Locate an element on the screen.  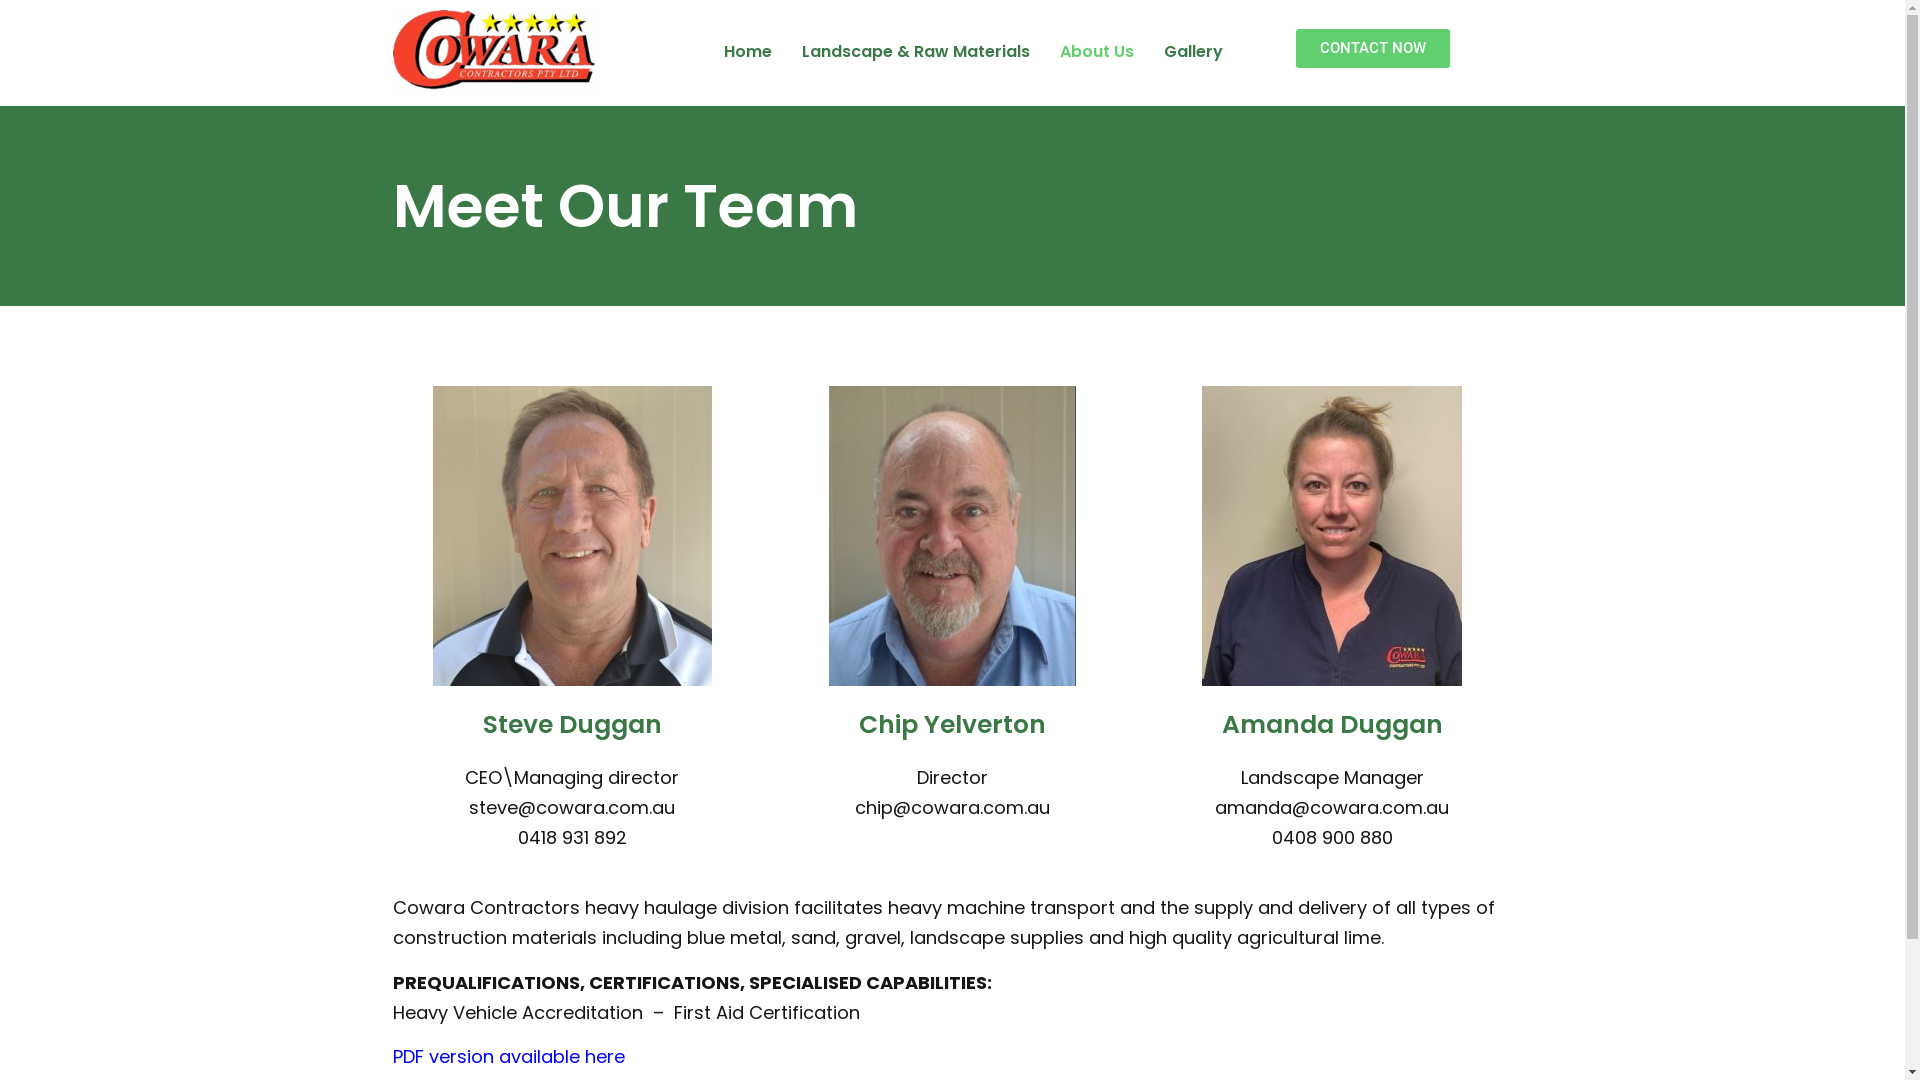
'here' is located at coordinates (603, 1055).